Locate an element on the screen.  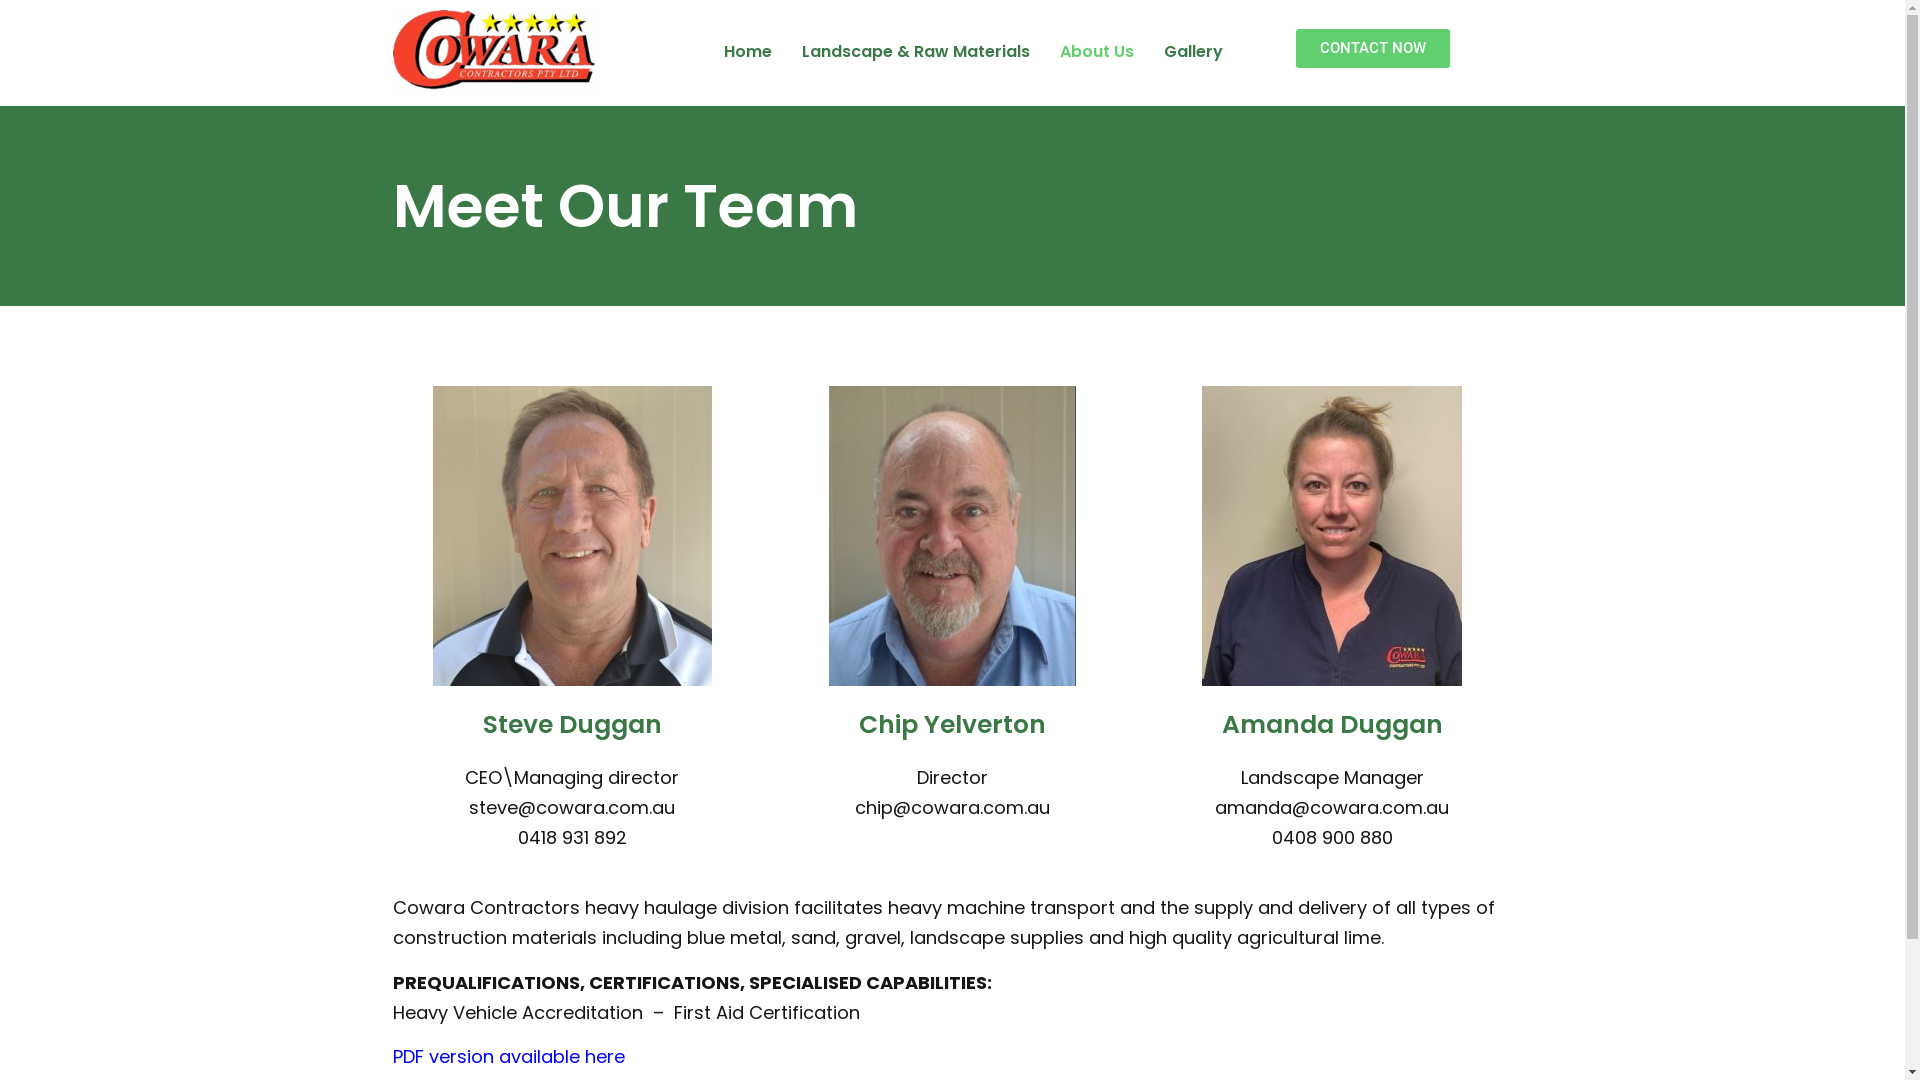
'here' is located at coordinates (603, 1055).